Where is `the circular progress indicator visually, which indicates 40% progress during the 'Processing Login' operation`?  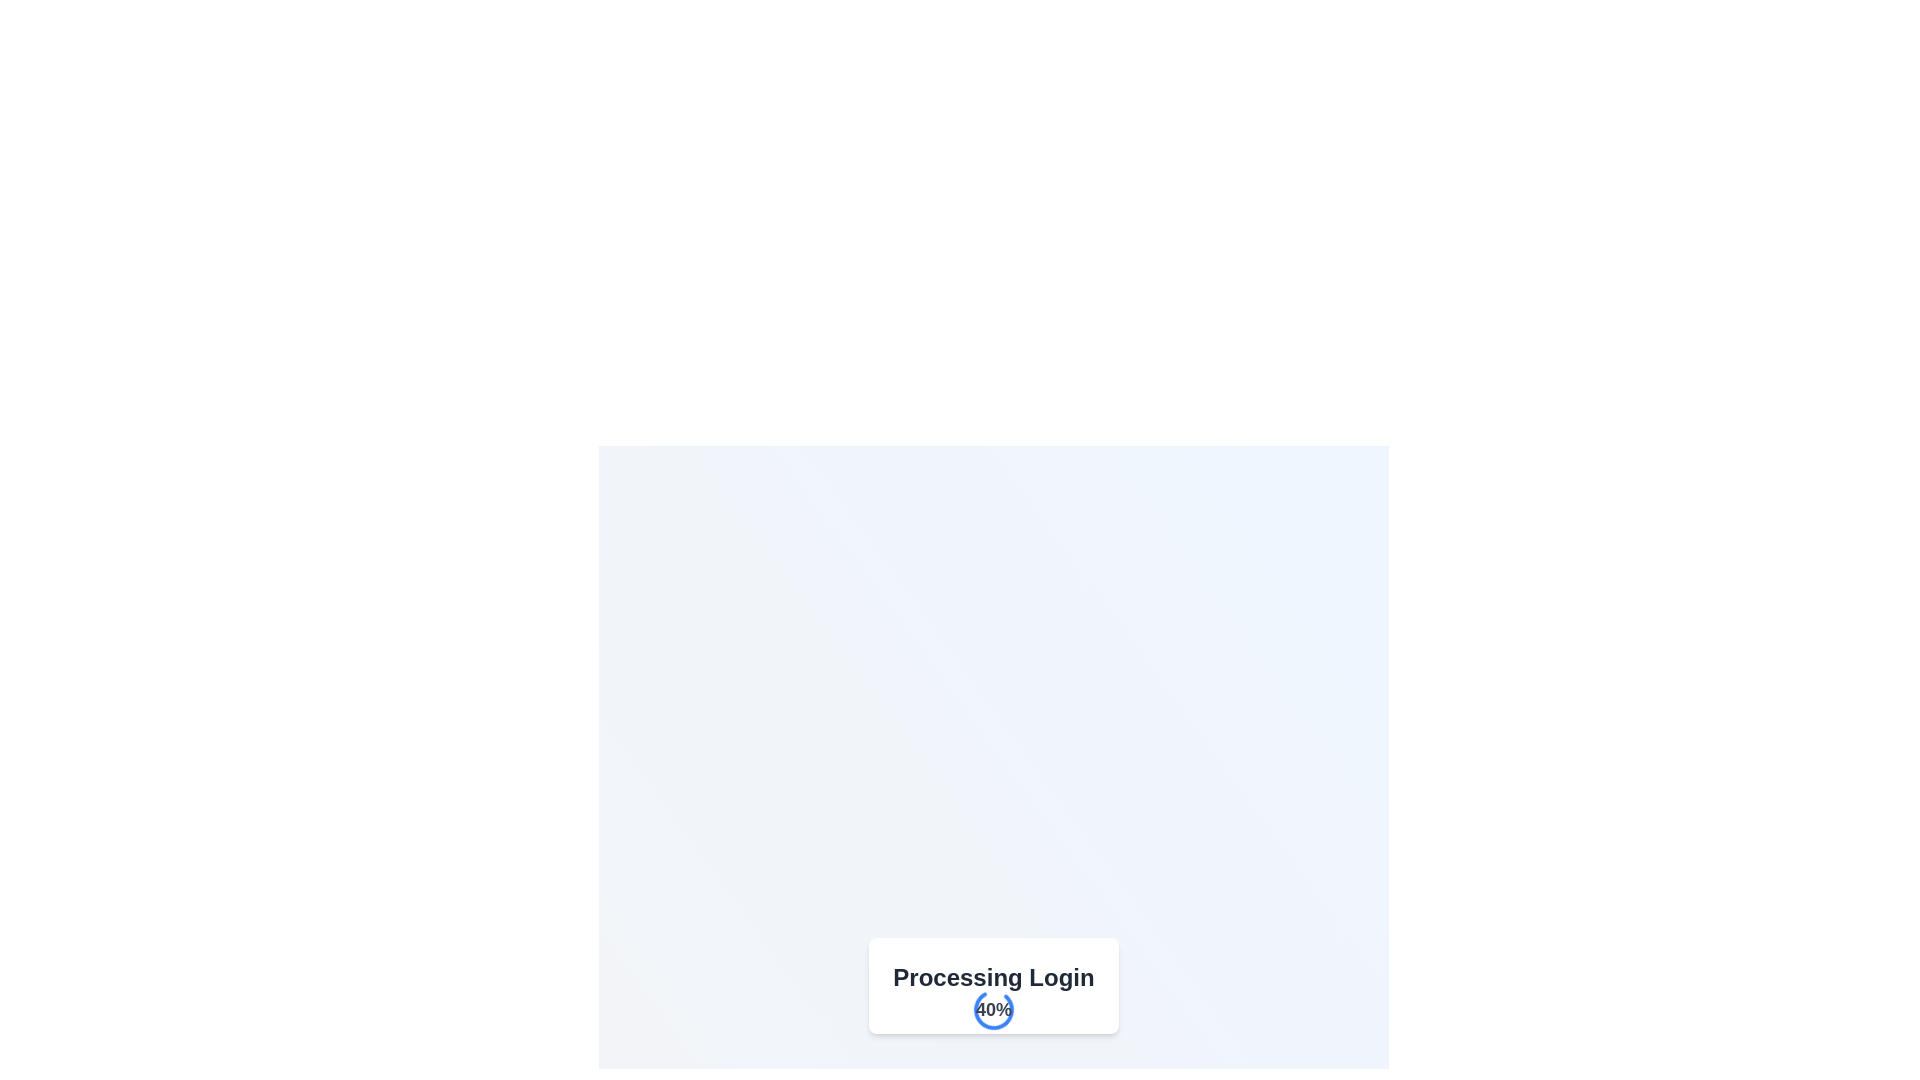 the circular progress indicator visually, which indicates 40% progress during the 'Processing Login' operation is located at coordinates (993, 1010).